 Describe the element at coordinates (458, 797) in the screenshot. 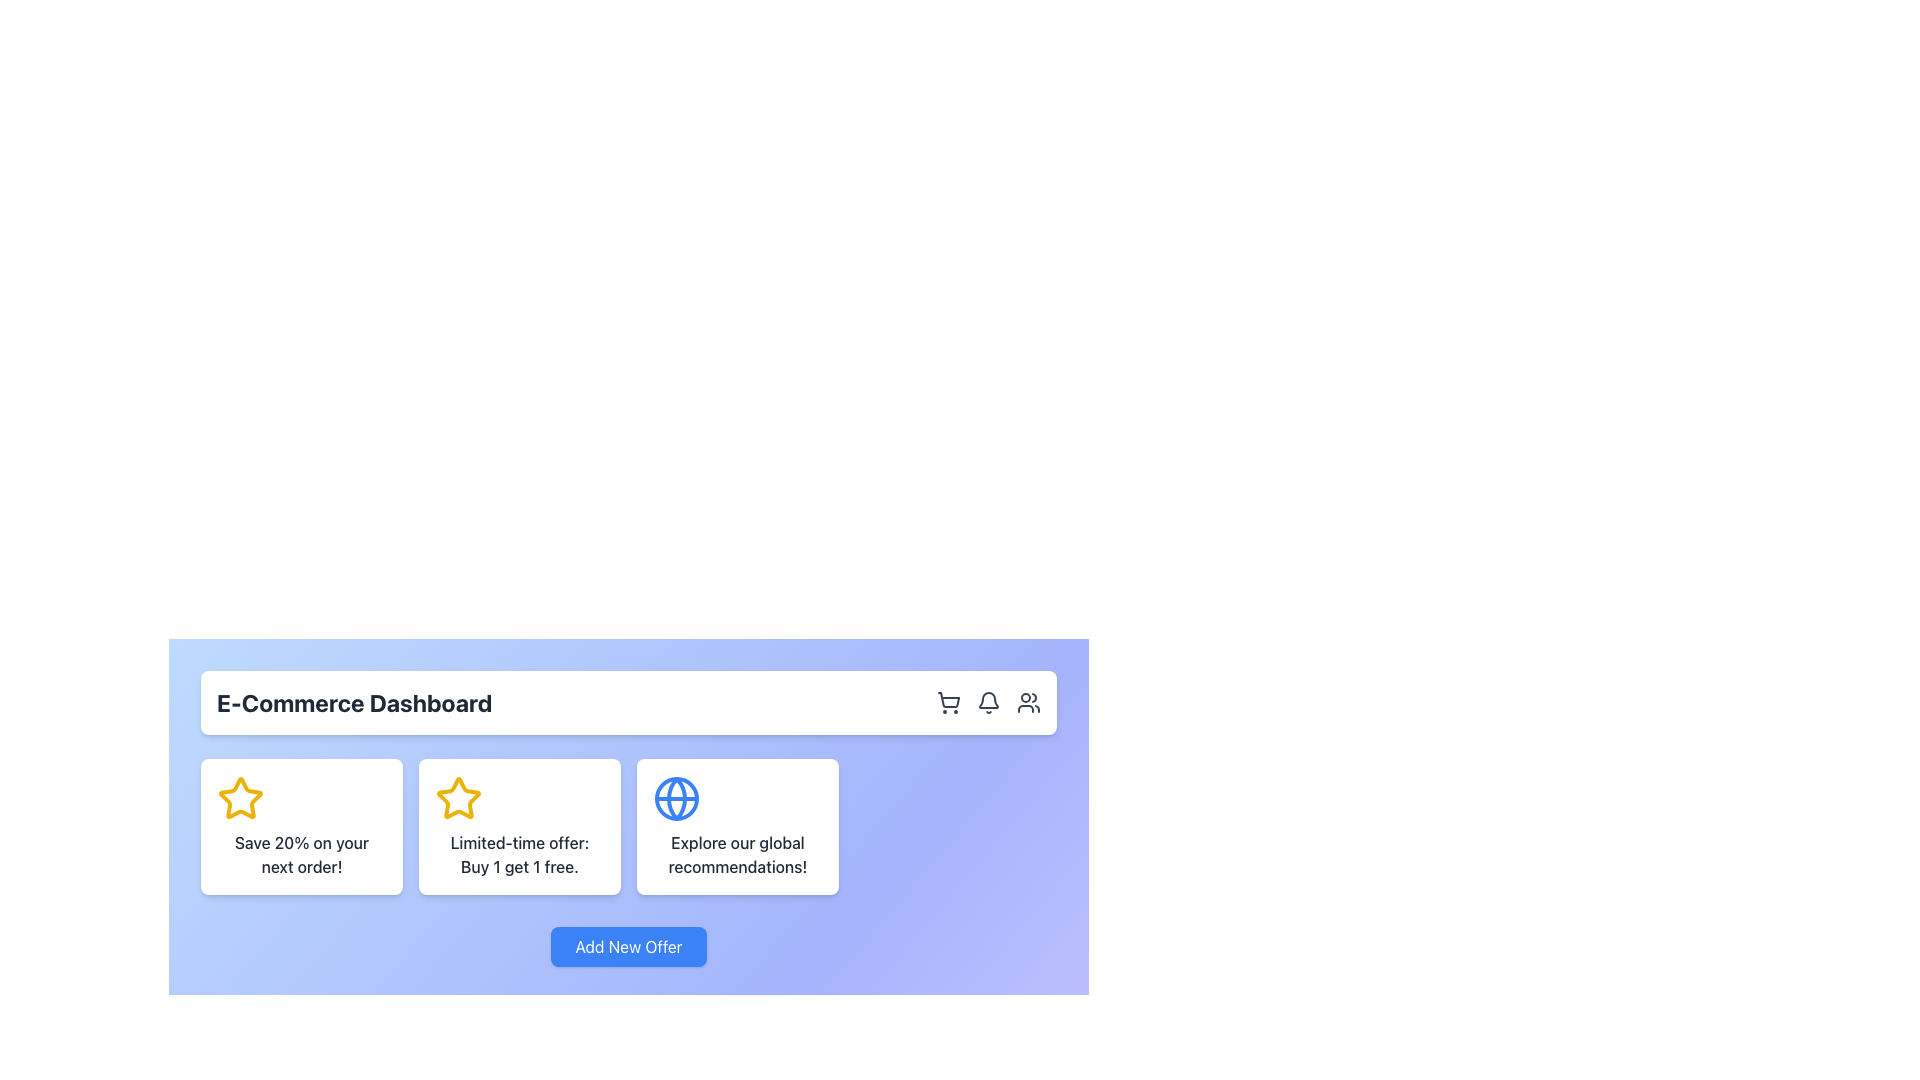

I see `the Graphic Icon located at the center of the card that contains the text 'Limited-time offer: Buy 1 get 1 free.'` at that location.